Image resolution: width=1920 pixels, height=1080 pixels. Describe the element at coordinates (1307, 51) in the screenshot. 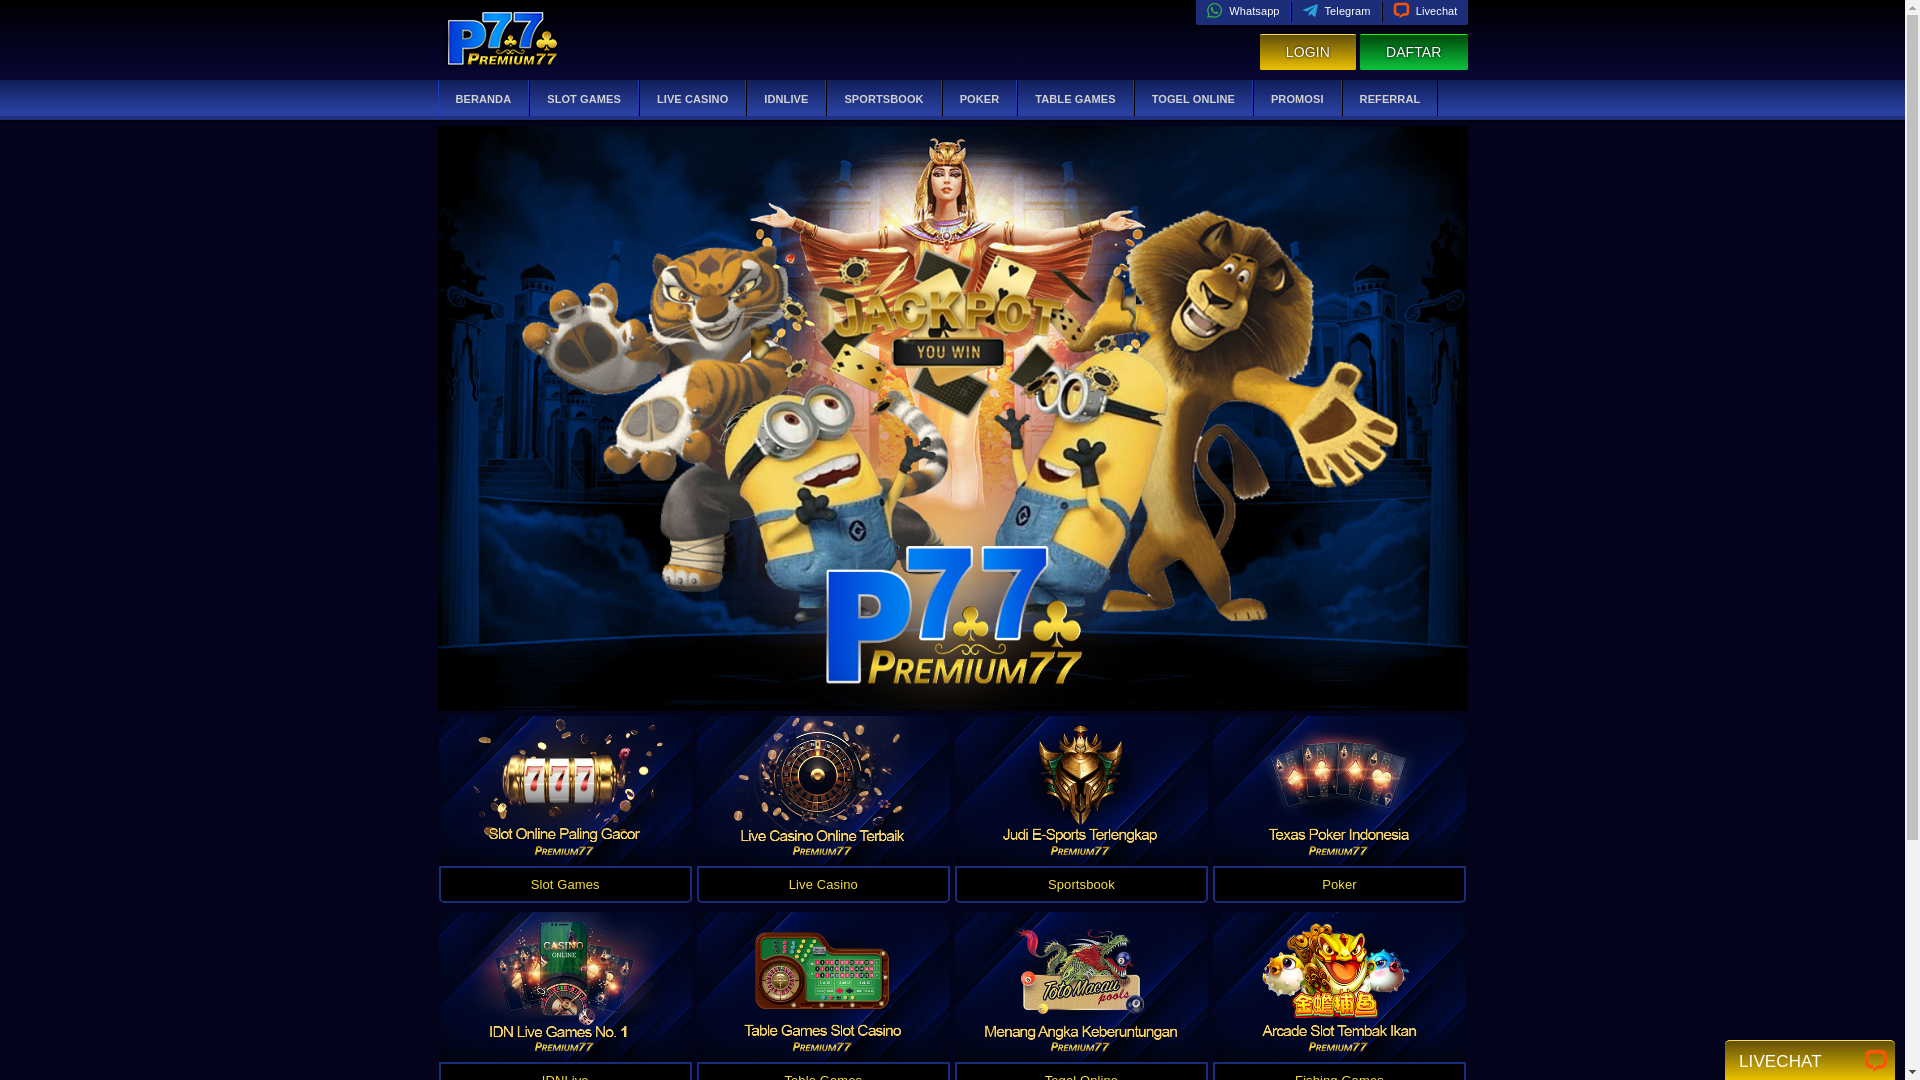

I see `'LOGIN'` at that location.